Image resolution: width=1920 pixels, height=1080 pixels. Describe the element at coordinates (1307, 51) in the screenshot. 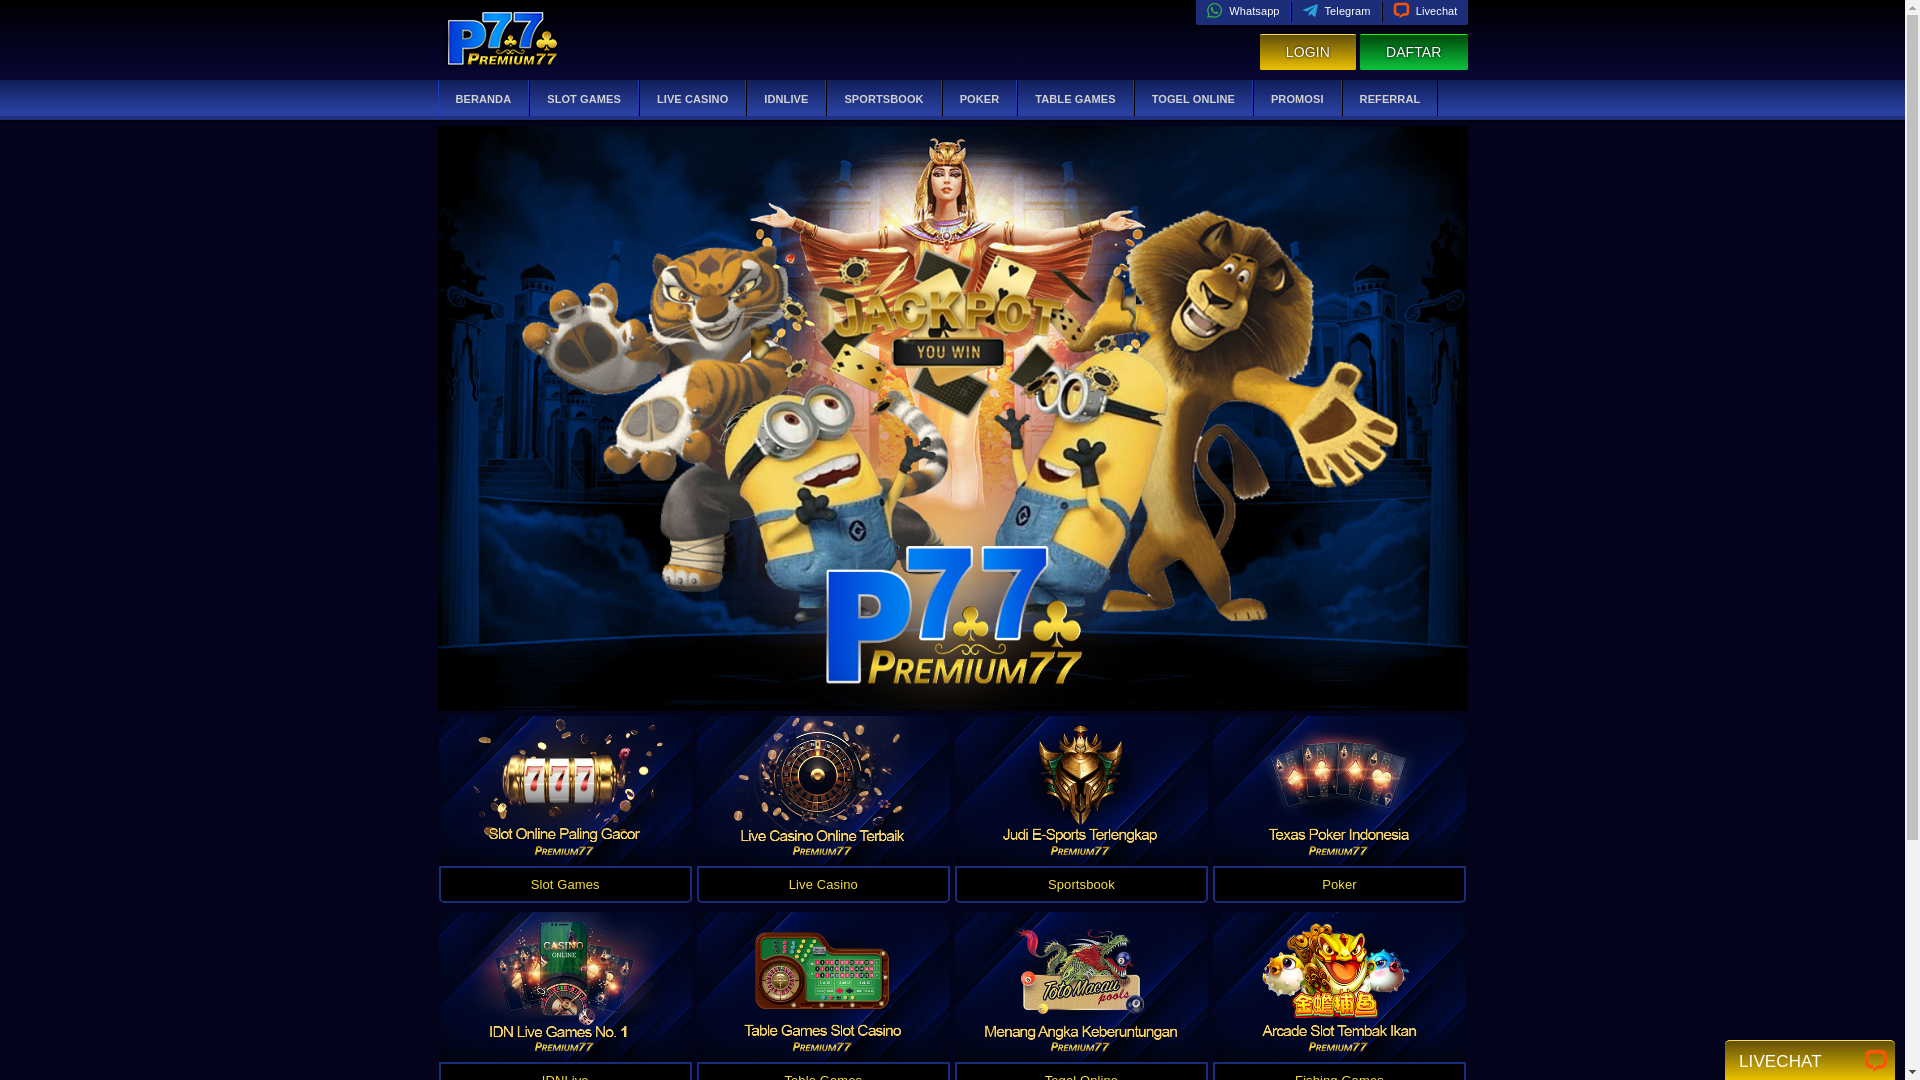

I see `'LOGIN'` at that location.